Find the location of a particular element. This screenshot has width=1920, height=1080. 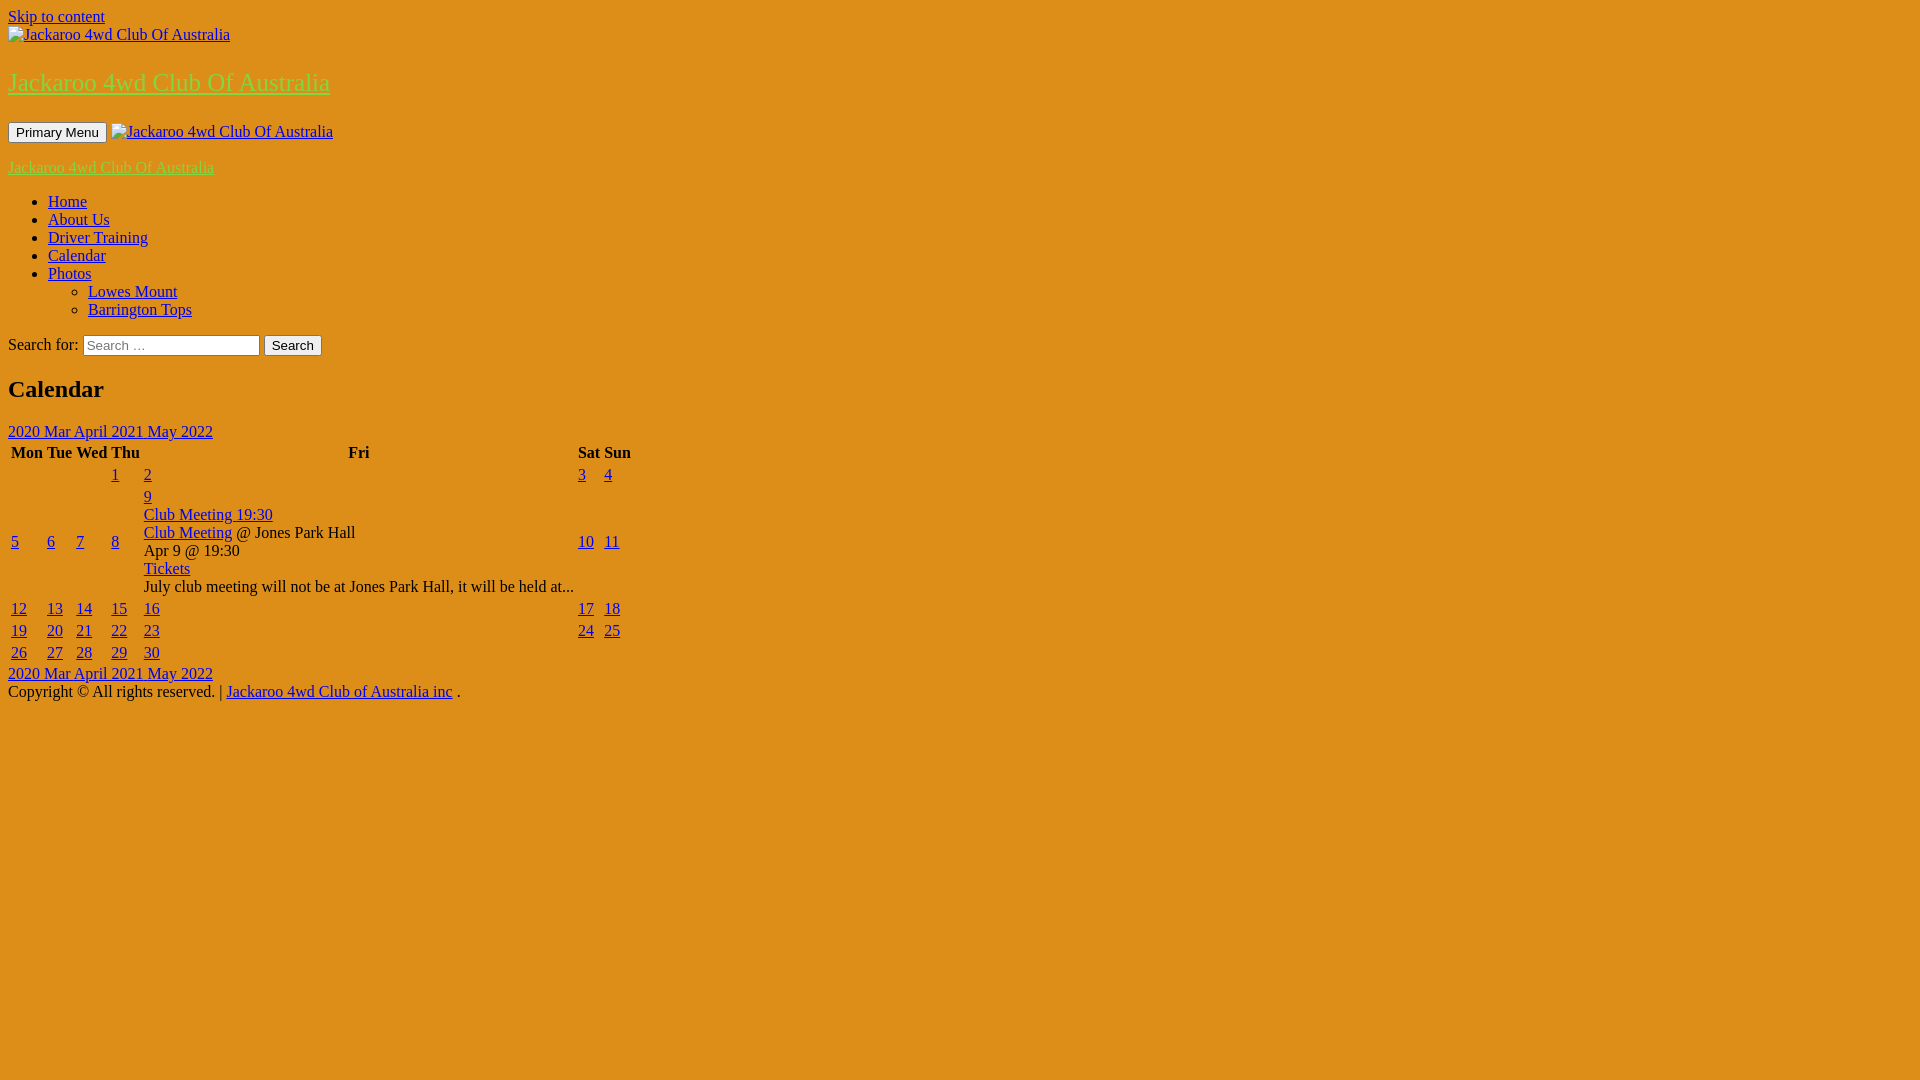

'2' is located at coordinates (147, 474).